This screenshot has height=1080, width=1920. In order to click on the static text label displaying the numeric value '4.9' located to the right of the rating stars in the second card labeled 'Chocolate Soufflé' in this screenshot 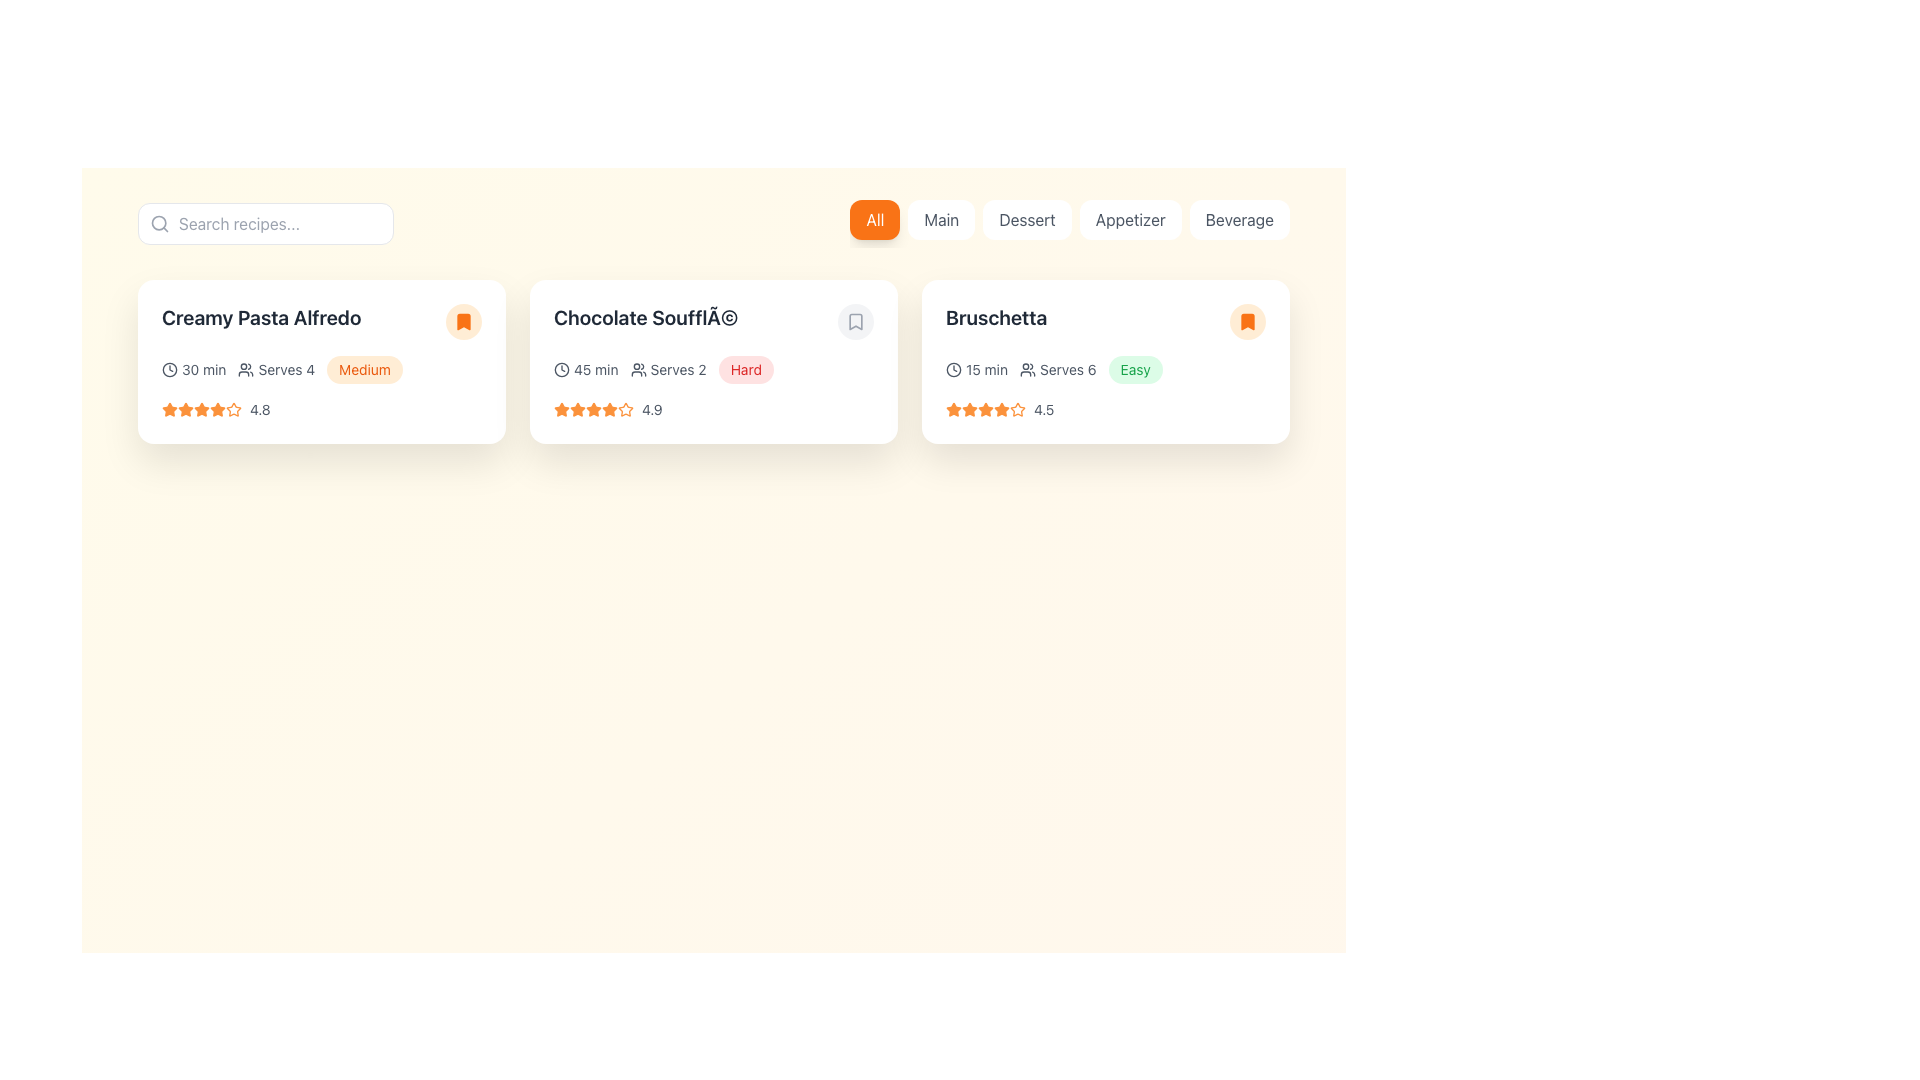, I will do `click(652, 408)`.